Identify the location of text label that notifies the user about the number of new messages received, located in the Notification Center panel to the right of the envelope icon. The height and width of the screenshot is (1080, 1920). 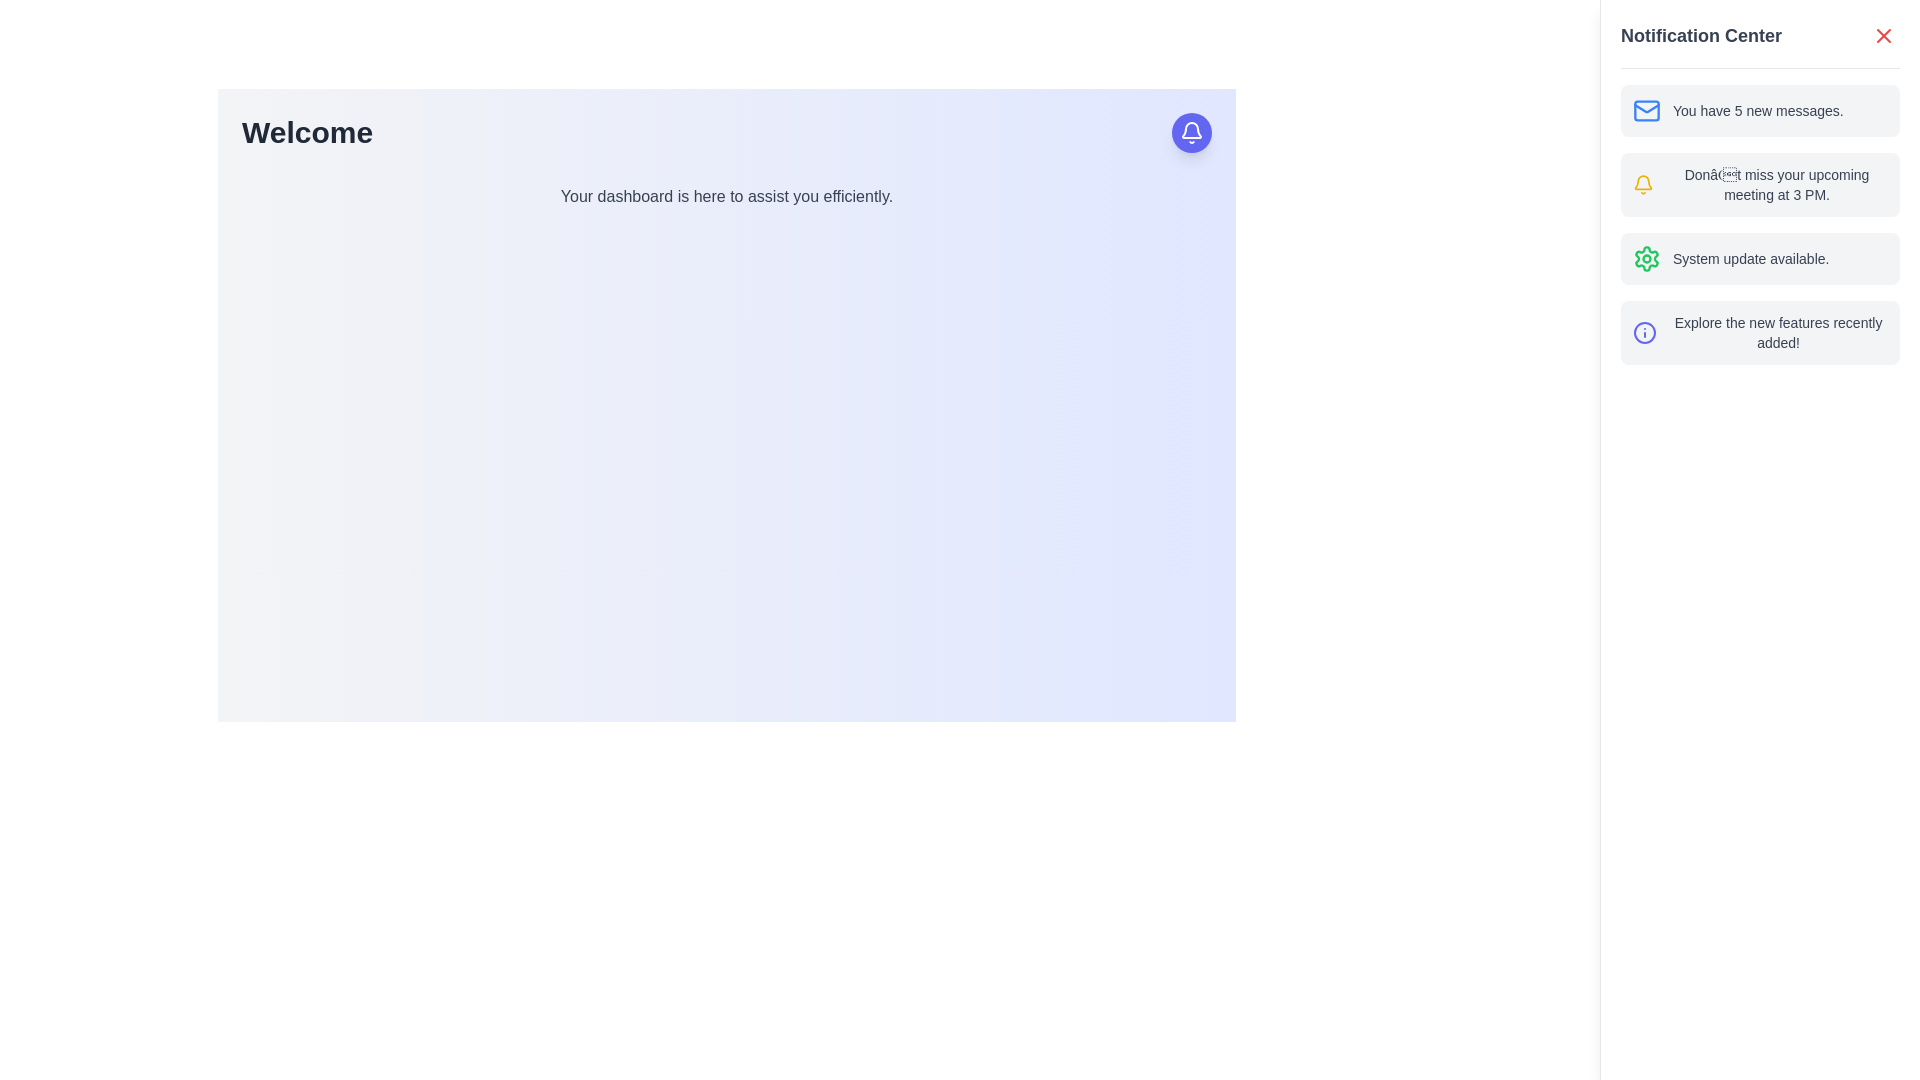
(1757, 111).